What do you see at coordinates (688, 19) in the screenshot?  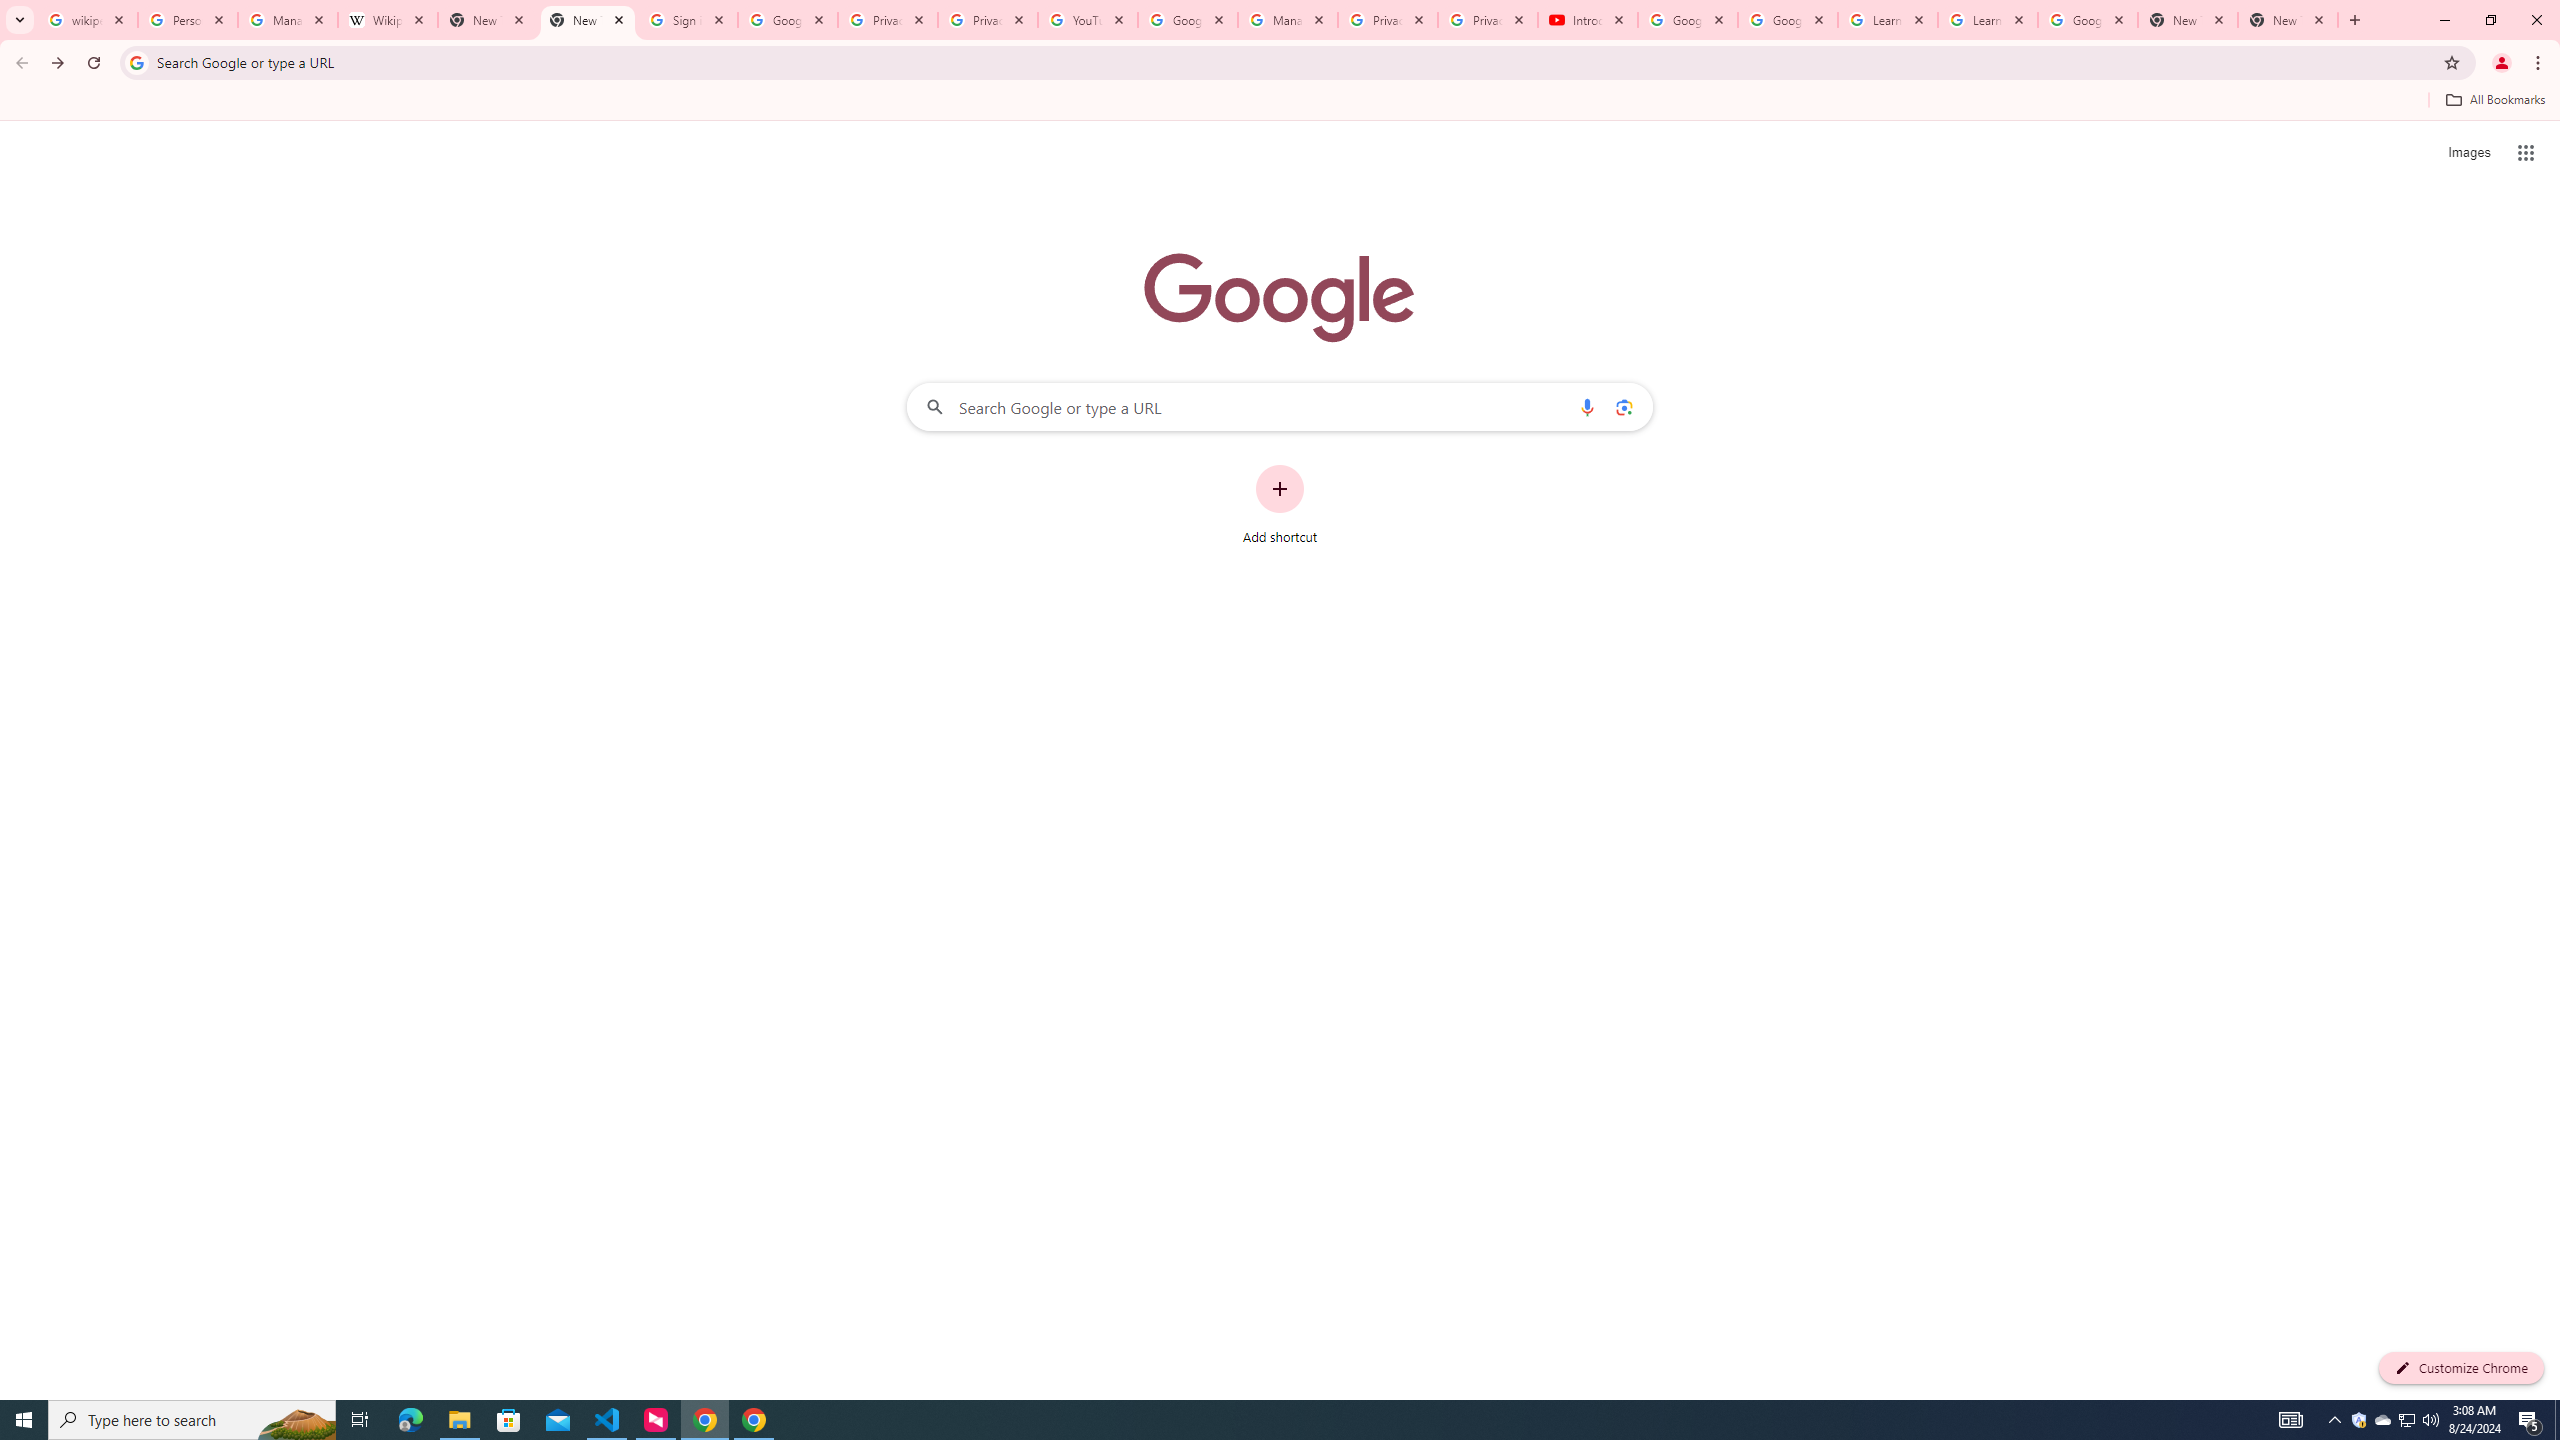 I see `'Sign in - Google Accounts'` at bounding box center [688, 19].